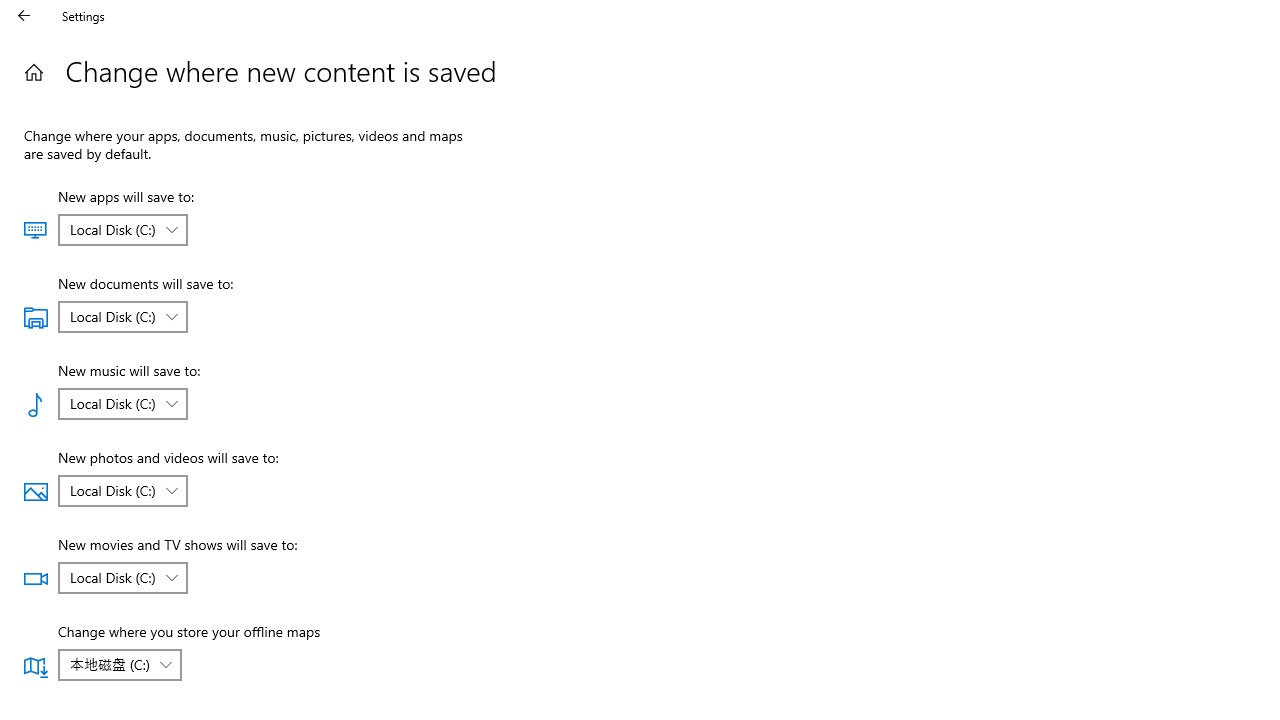  Describe the element at coordinates (121, 229) in the screenshot. I see `'New apps will save to:'` at that location.